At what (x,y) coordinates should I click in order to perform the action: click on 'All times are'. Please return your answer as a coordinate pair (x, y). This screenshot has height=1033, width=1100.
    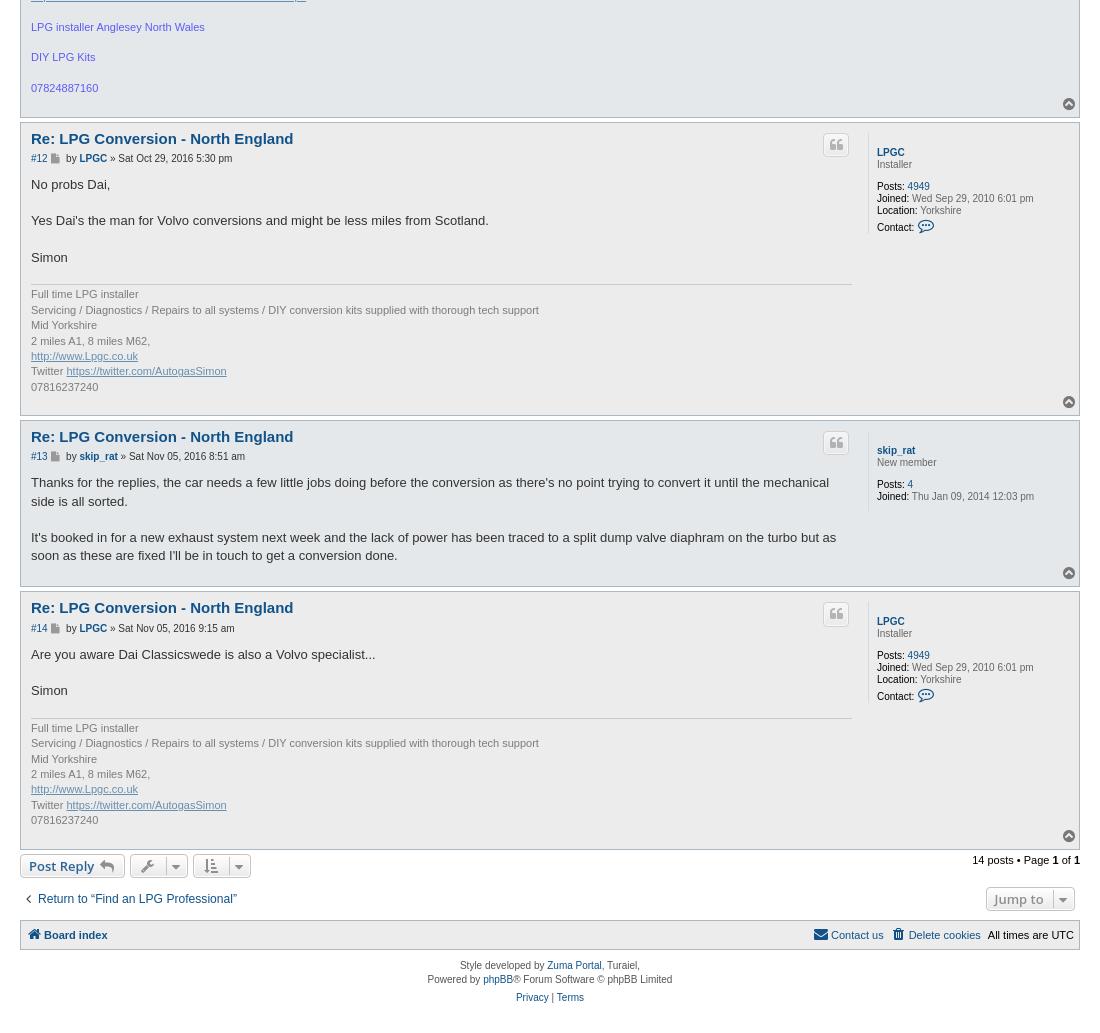
    Looking at the image, I should click on (1018, 933).